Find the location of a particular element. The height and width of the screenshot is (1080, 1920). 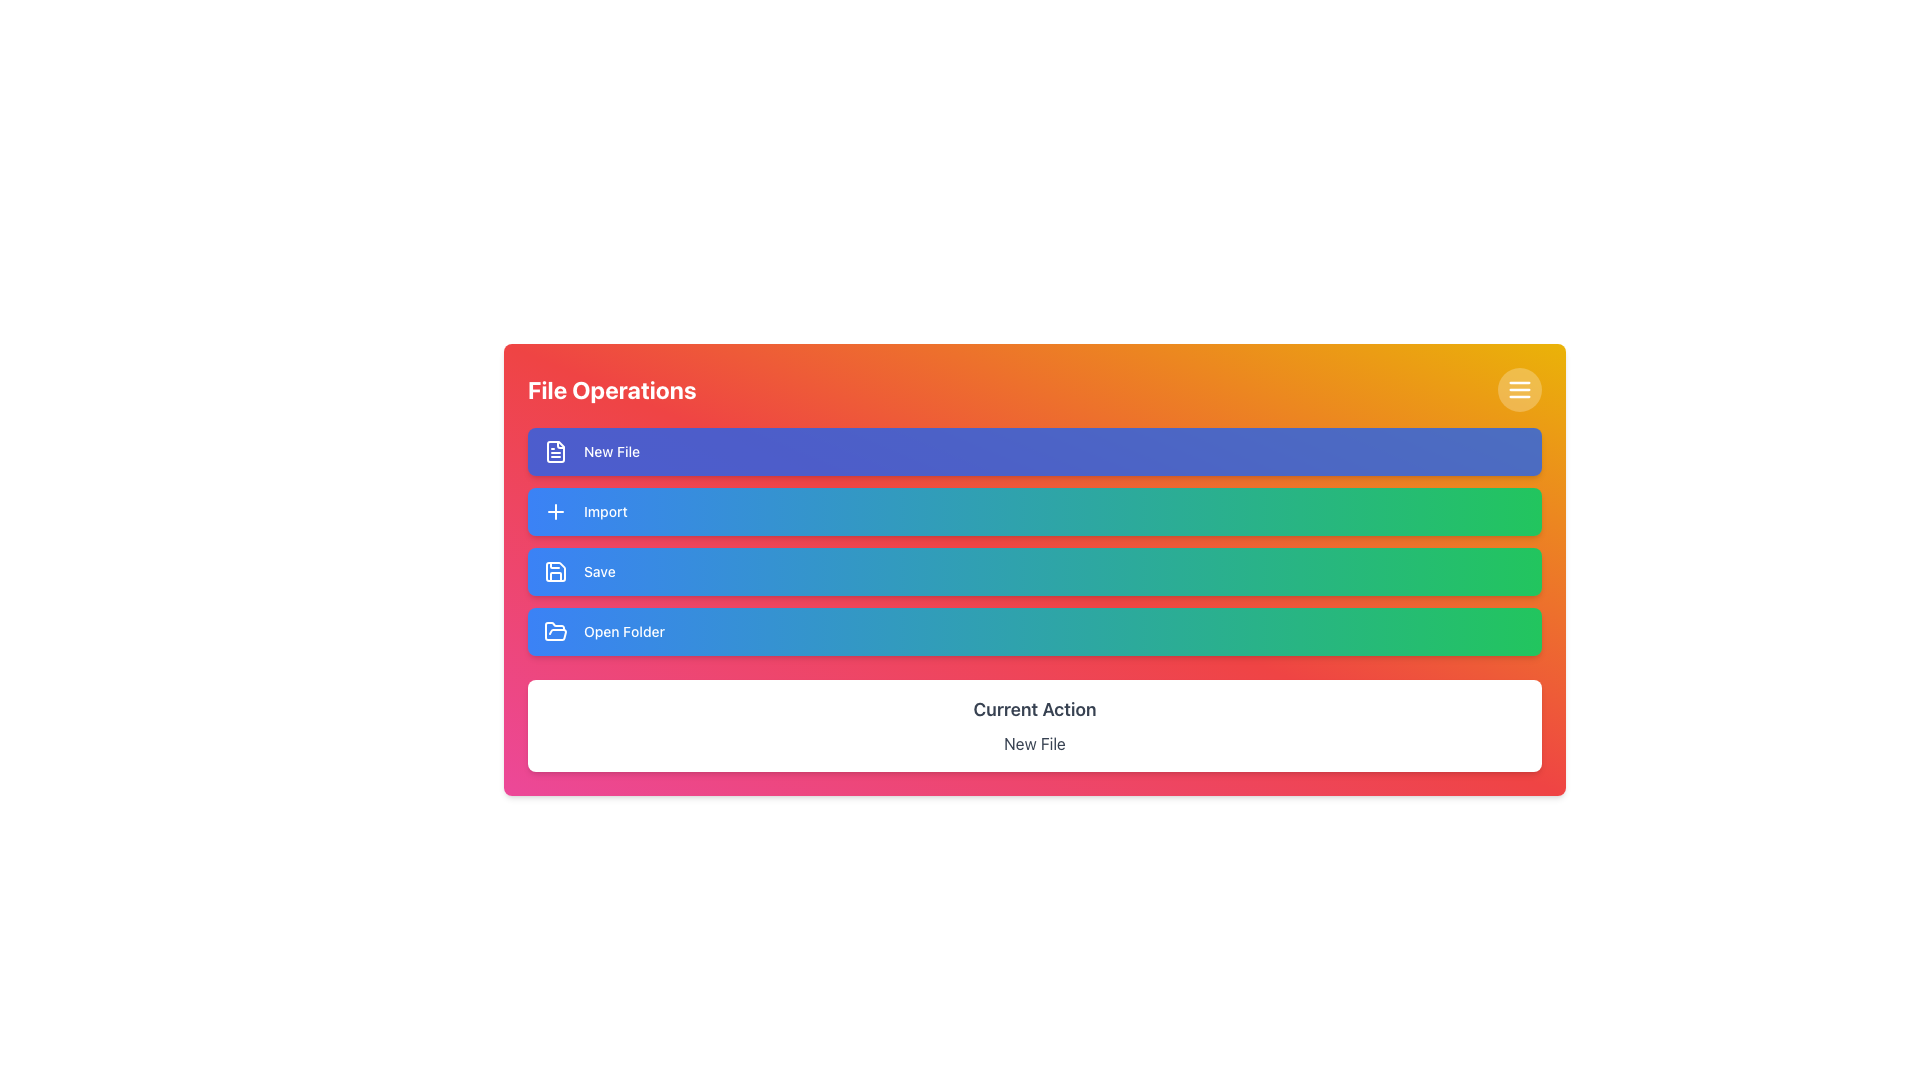

the menu icon button, which is a three-line icon located in the top-right corner of the orange-yellow gradient header section is located at coordinates (1520, 389).